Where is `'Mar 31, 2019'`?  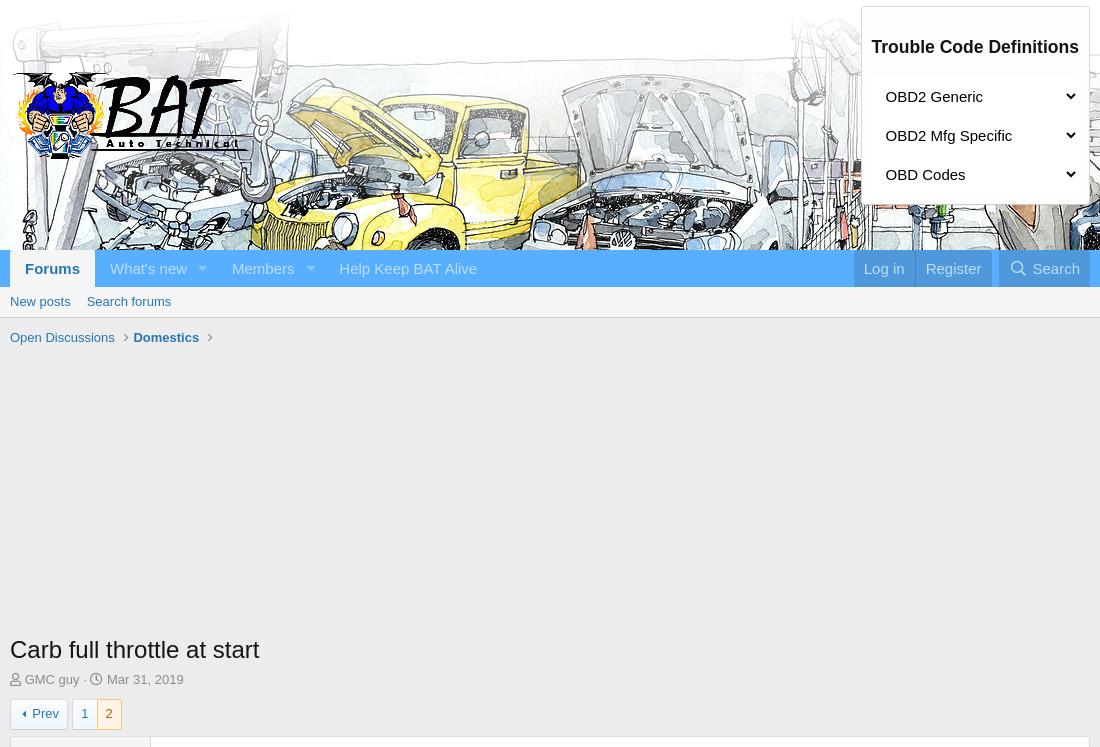 'Mar 31, 2019' is located at coordinates (143, 679).